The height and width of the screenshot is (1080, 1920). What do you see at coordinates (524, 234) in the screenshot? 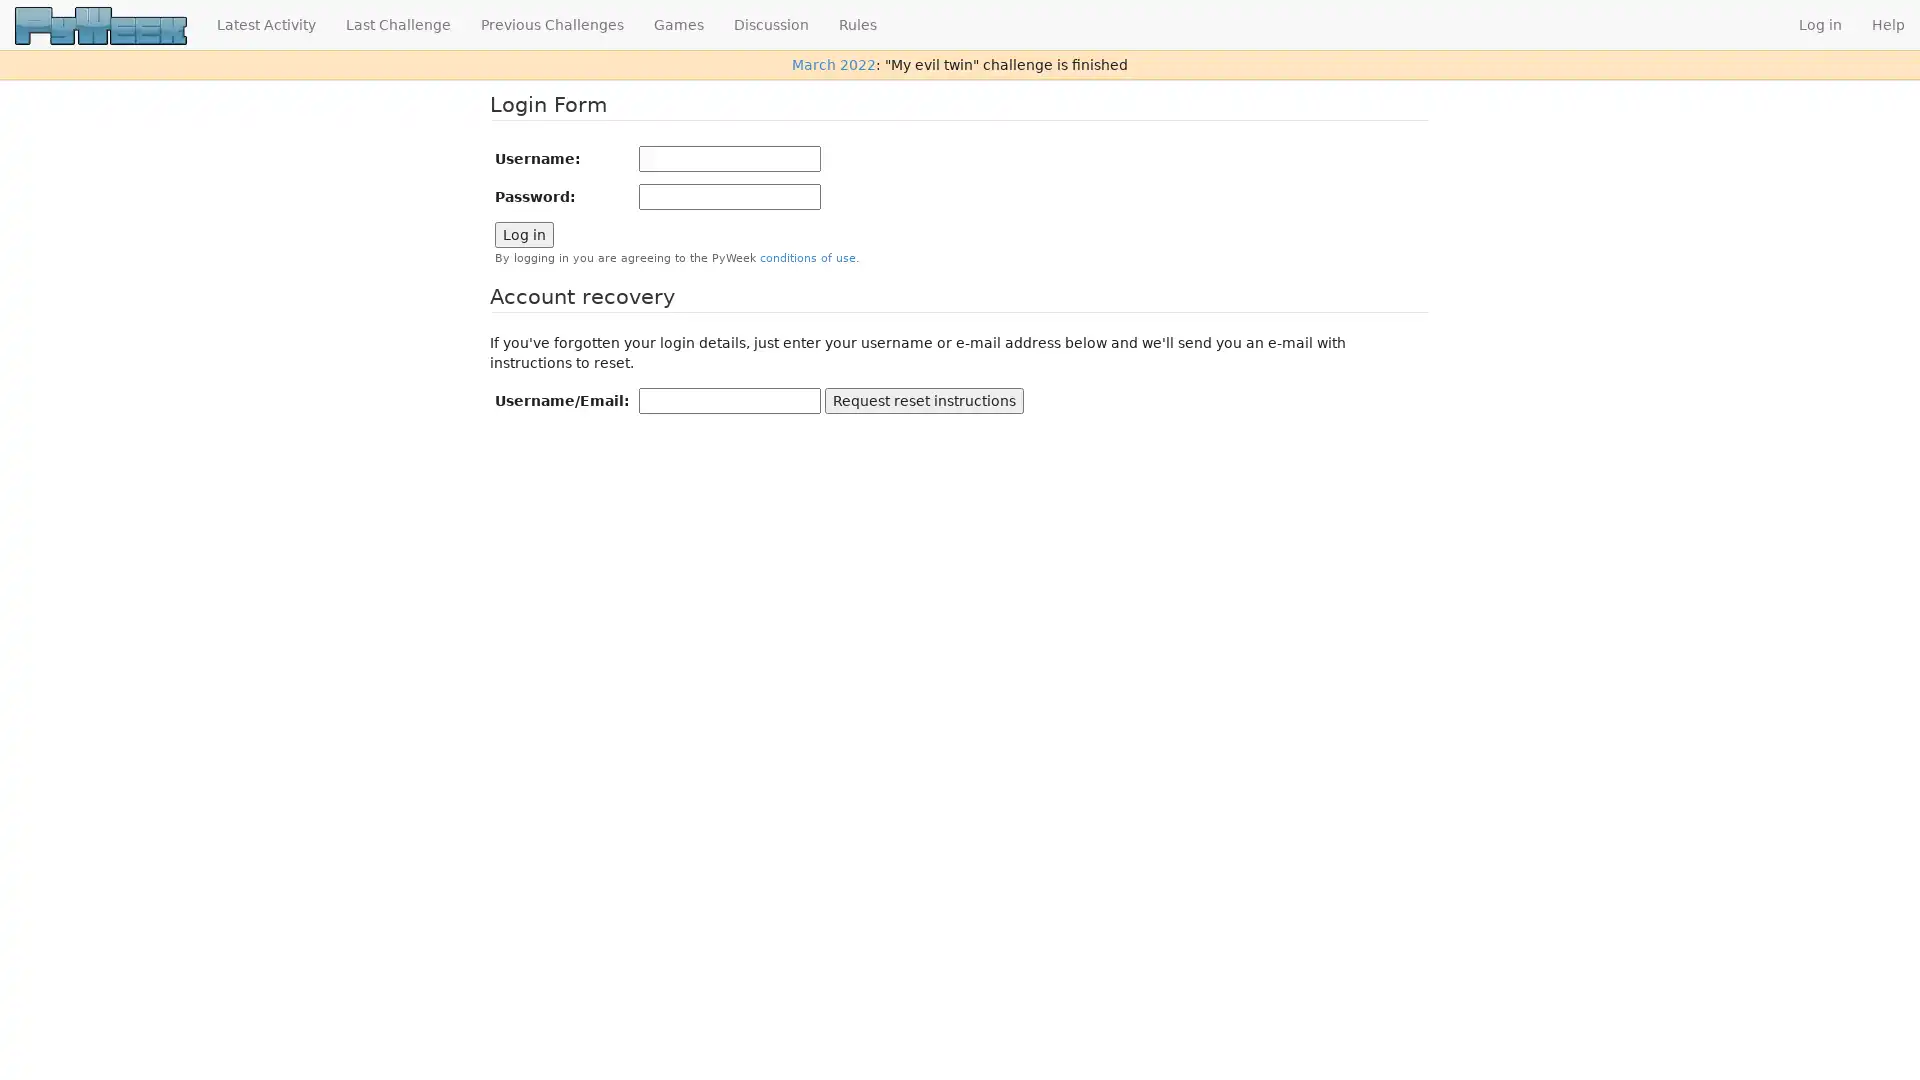
I see `Log in` at bounding box center [524, 234].